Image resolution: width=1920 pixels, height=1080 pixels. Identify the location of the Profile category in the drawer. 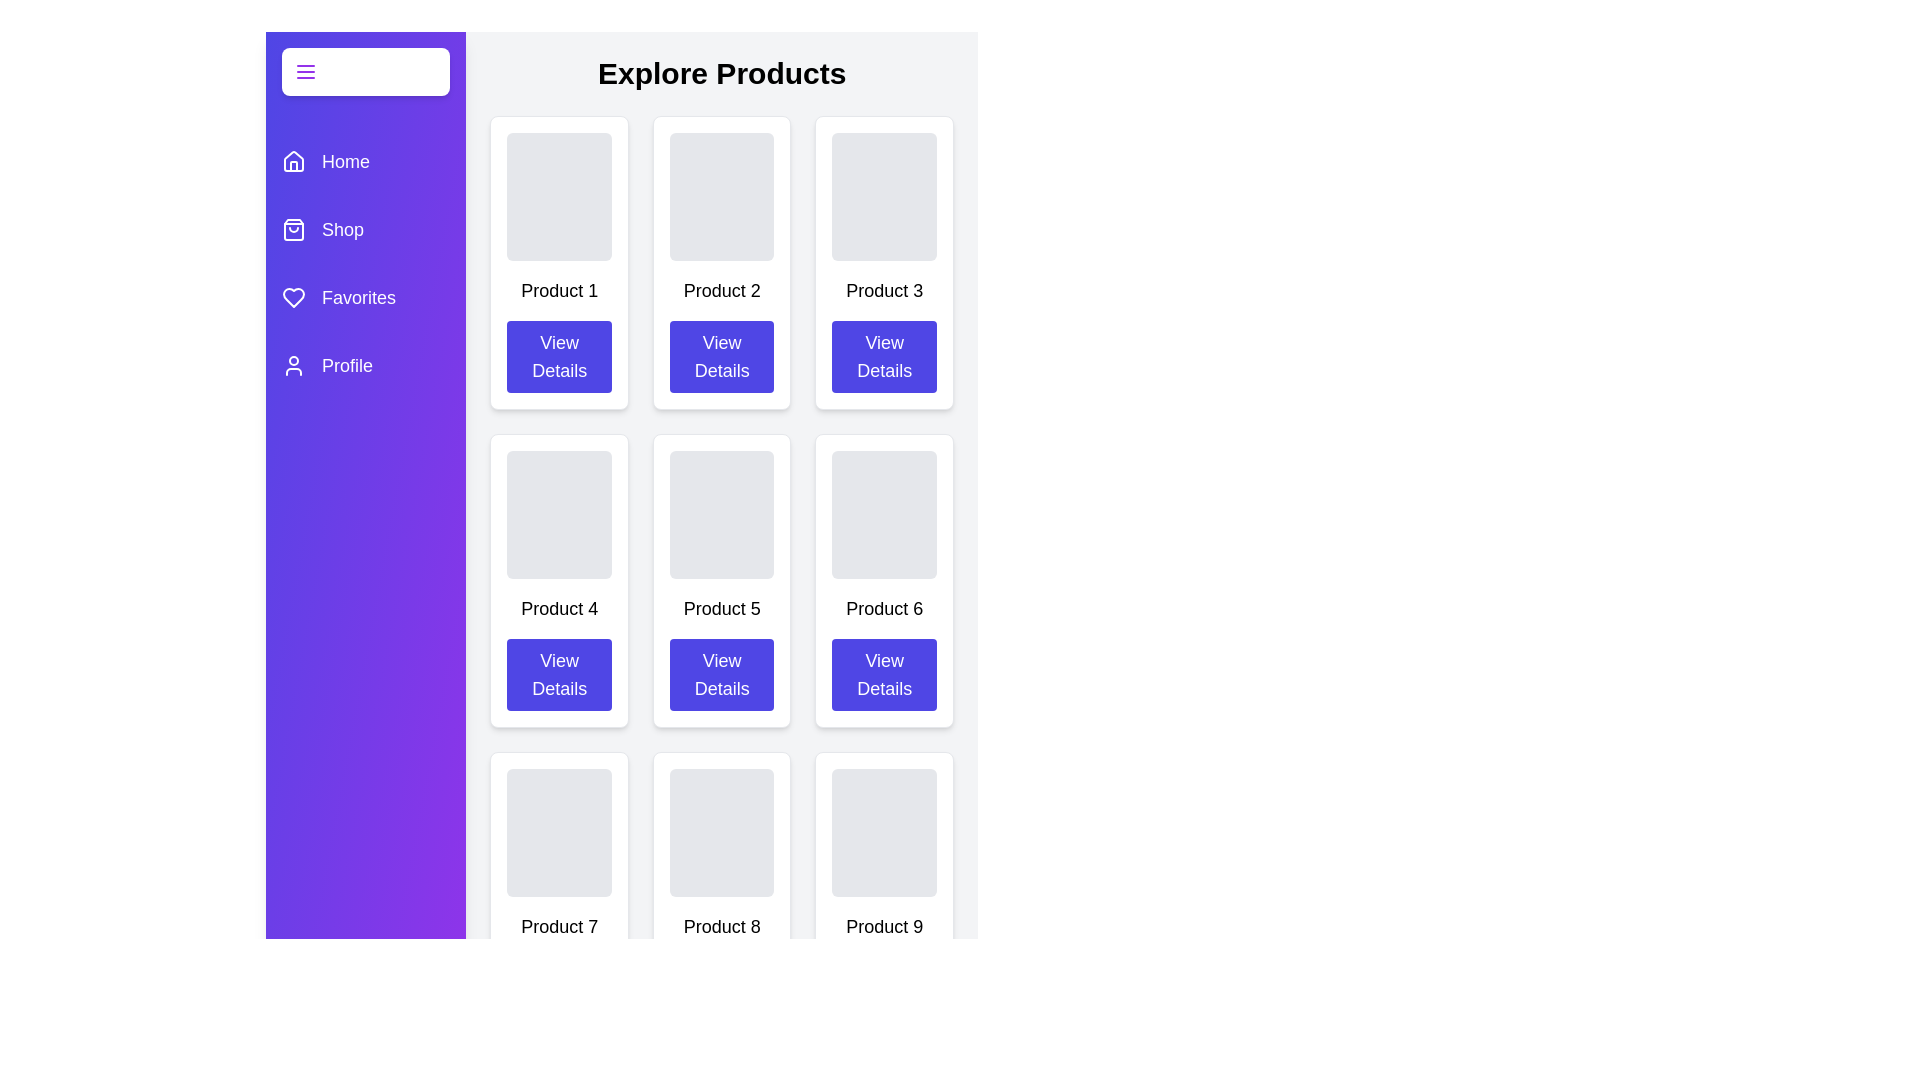
(365, 366).